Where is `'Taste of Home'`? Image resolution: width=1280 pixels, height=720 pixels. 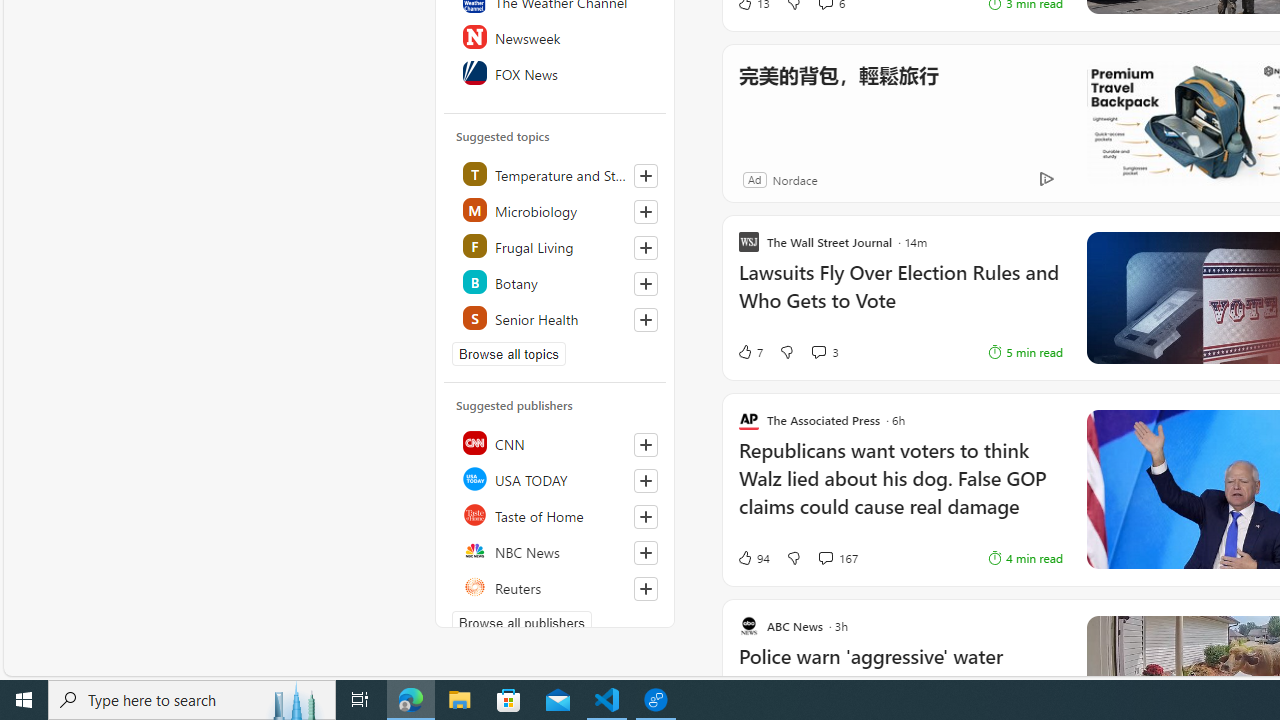 'Taste of Home' is located at coordinates (556, 514).